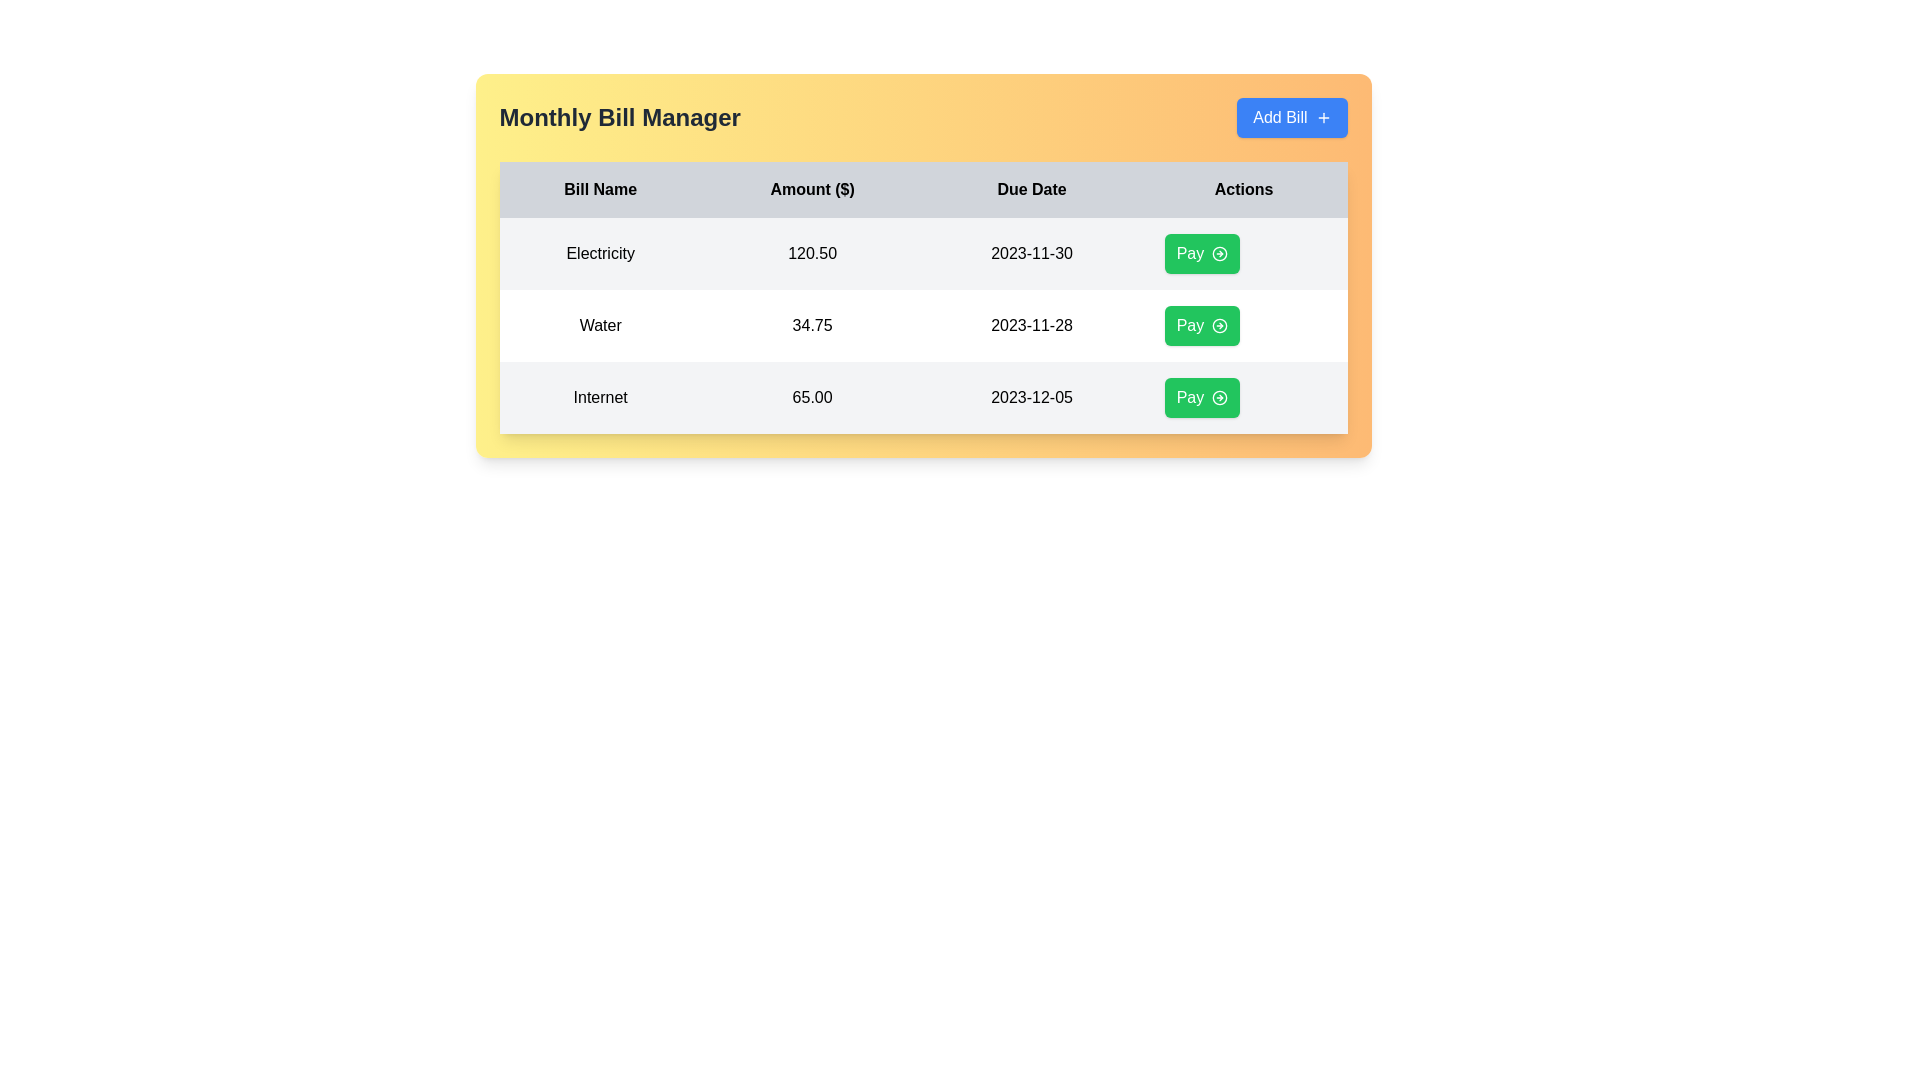 The width and height of the screenshot is (1920, 1080). Describe the element at coordinates (1032, 325) in the screenshot. I see `the text display in the third column of the second row of the 'Monthly Bill Manager' table, which indicates the due date for the billing entry` at that location.